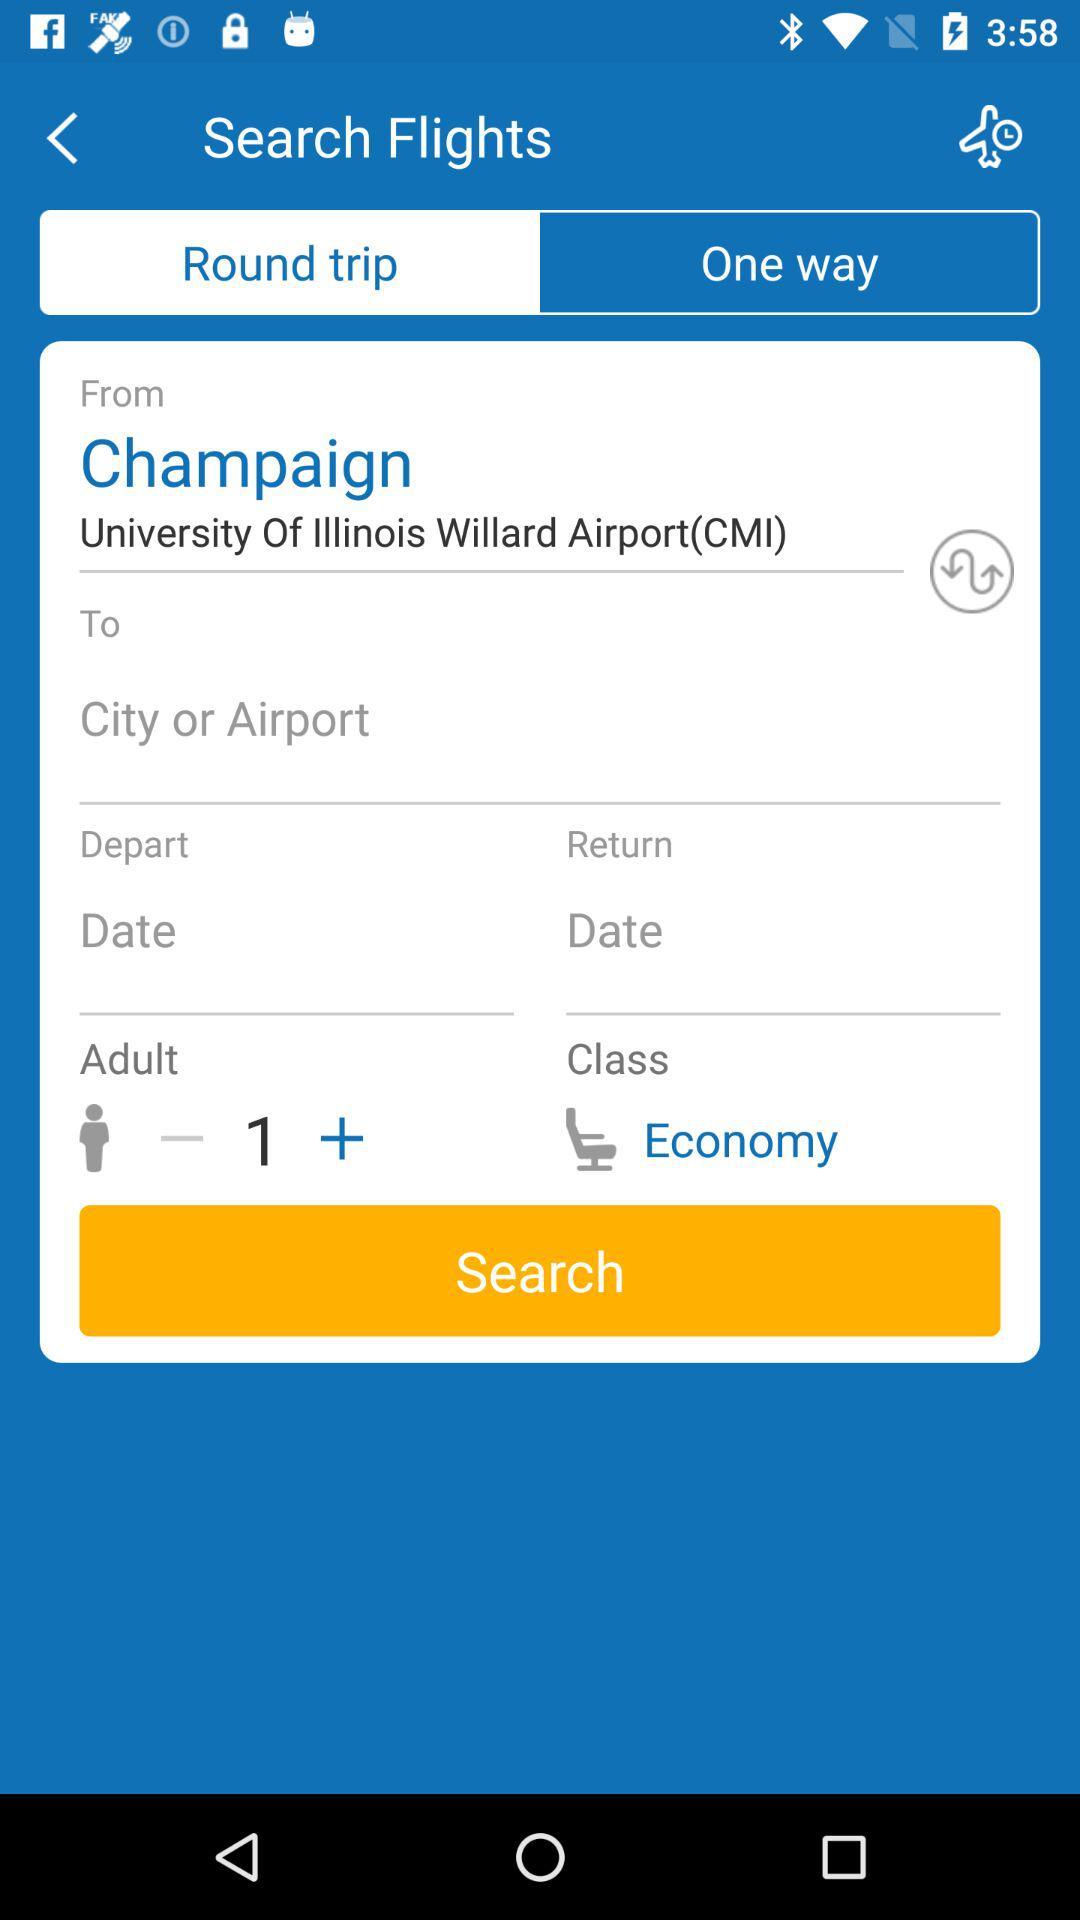  Describe the element at coordinates (1003, 135) in the screenshot. I see `switch on flight timings` at that location.